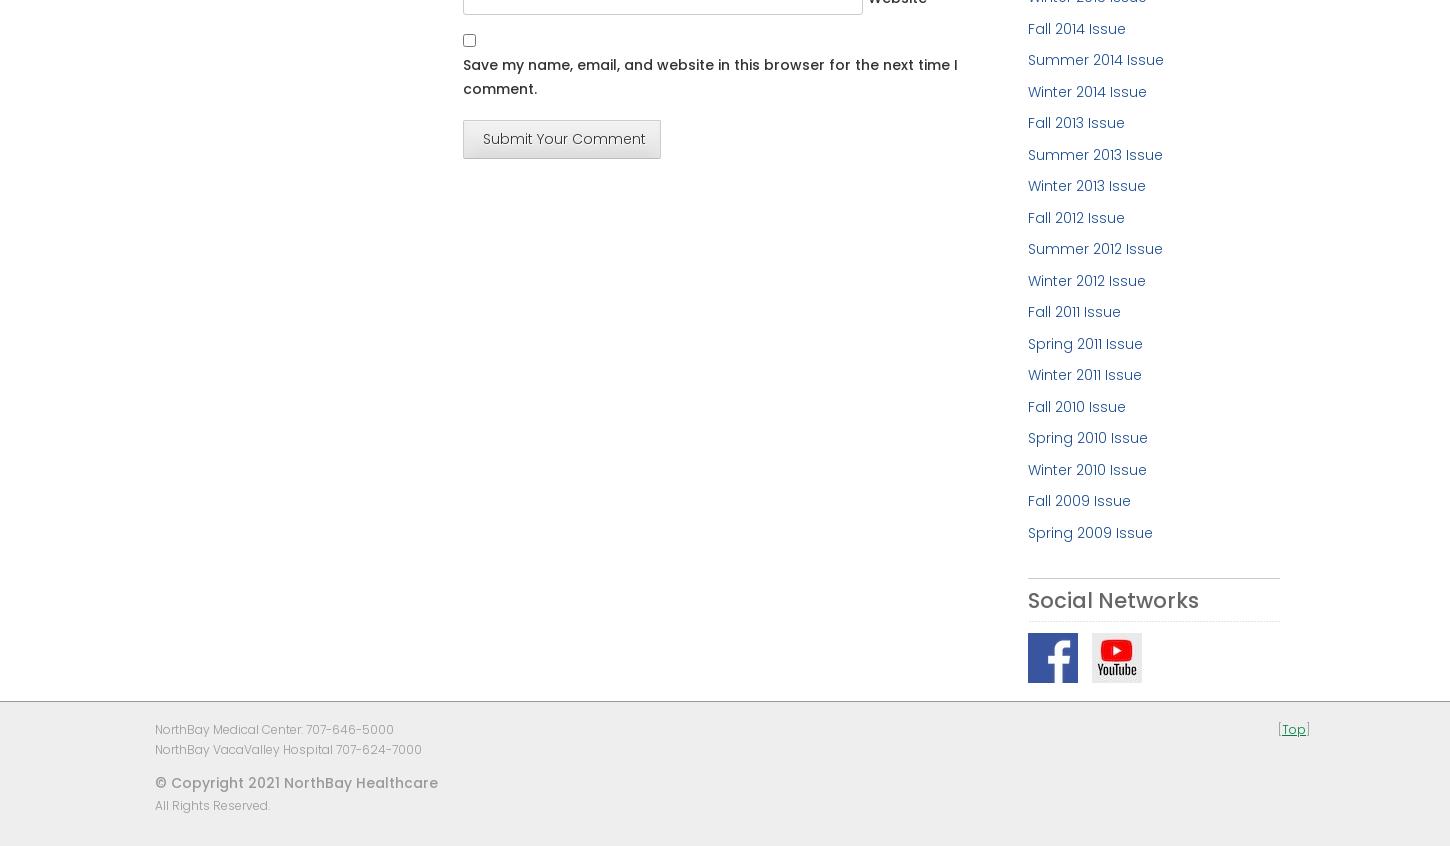 Image resolution: width=1450 pixels, height=846 pixels. Describe the element at coordinates (1093, 152) in the screenshot. I see `'Summer 2013 Issue'` at that location.